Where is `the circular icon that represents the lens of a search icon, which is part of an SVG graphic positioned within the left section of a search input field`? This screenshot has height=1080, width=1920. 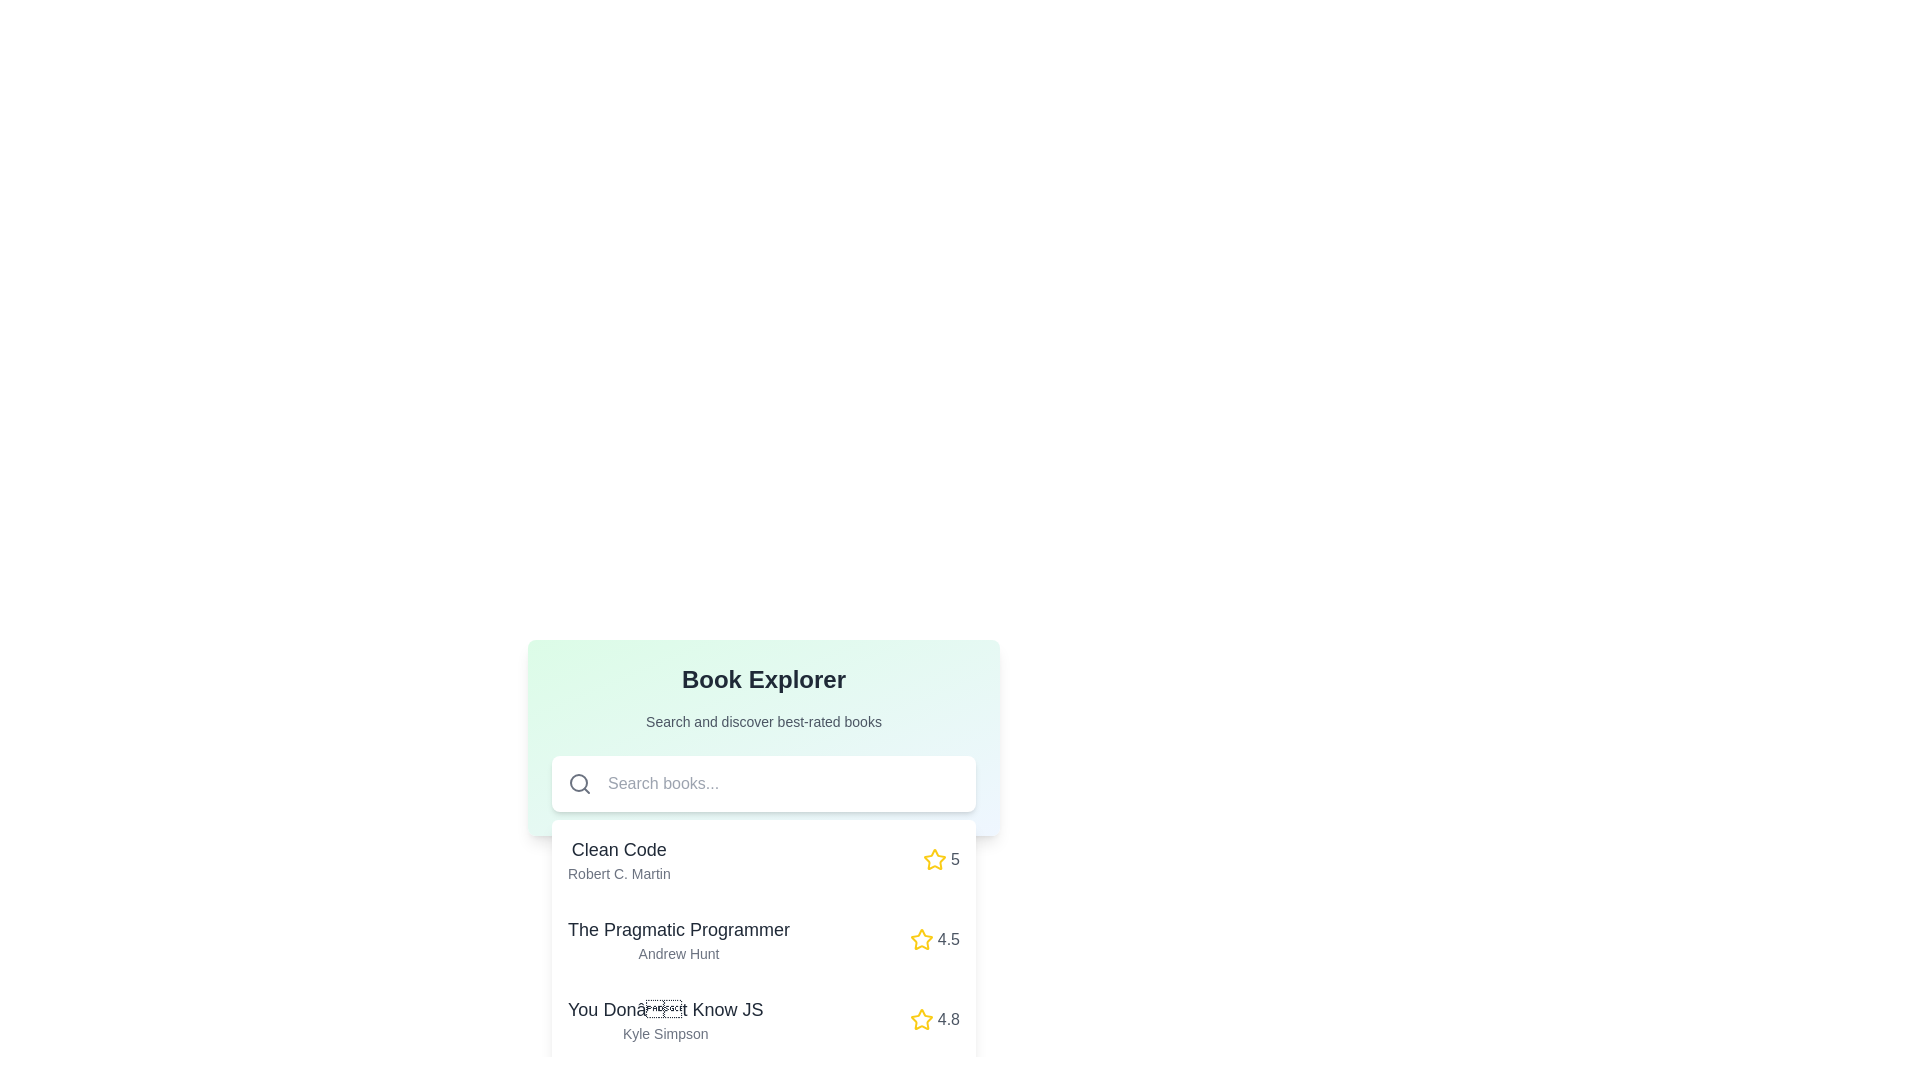
the circular icon that represents the lens of a search icon, which is part of an SVG graphic positioned within the left section of a search input field is located at coordinates (578, 782).